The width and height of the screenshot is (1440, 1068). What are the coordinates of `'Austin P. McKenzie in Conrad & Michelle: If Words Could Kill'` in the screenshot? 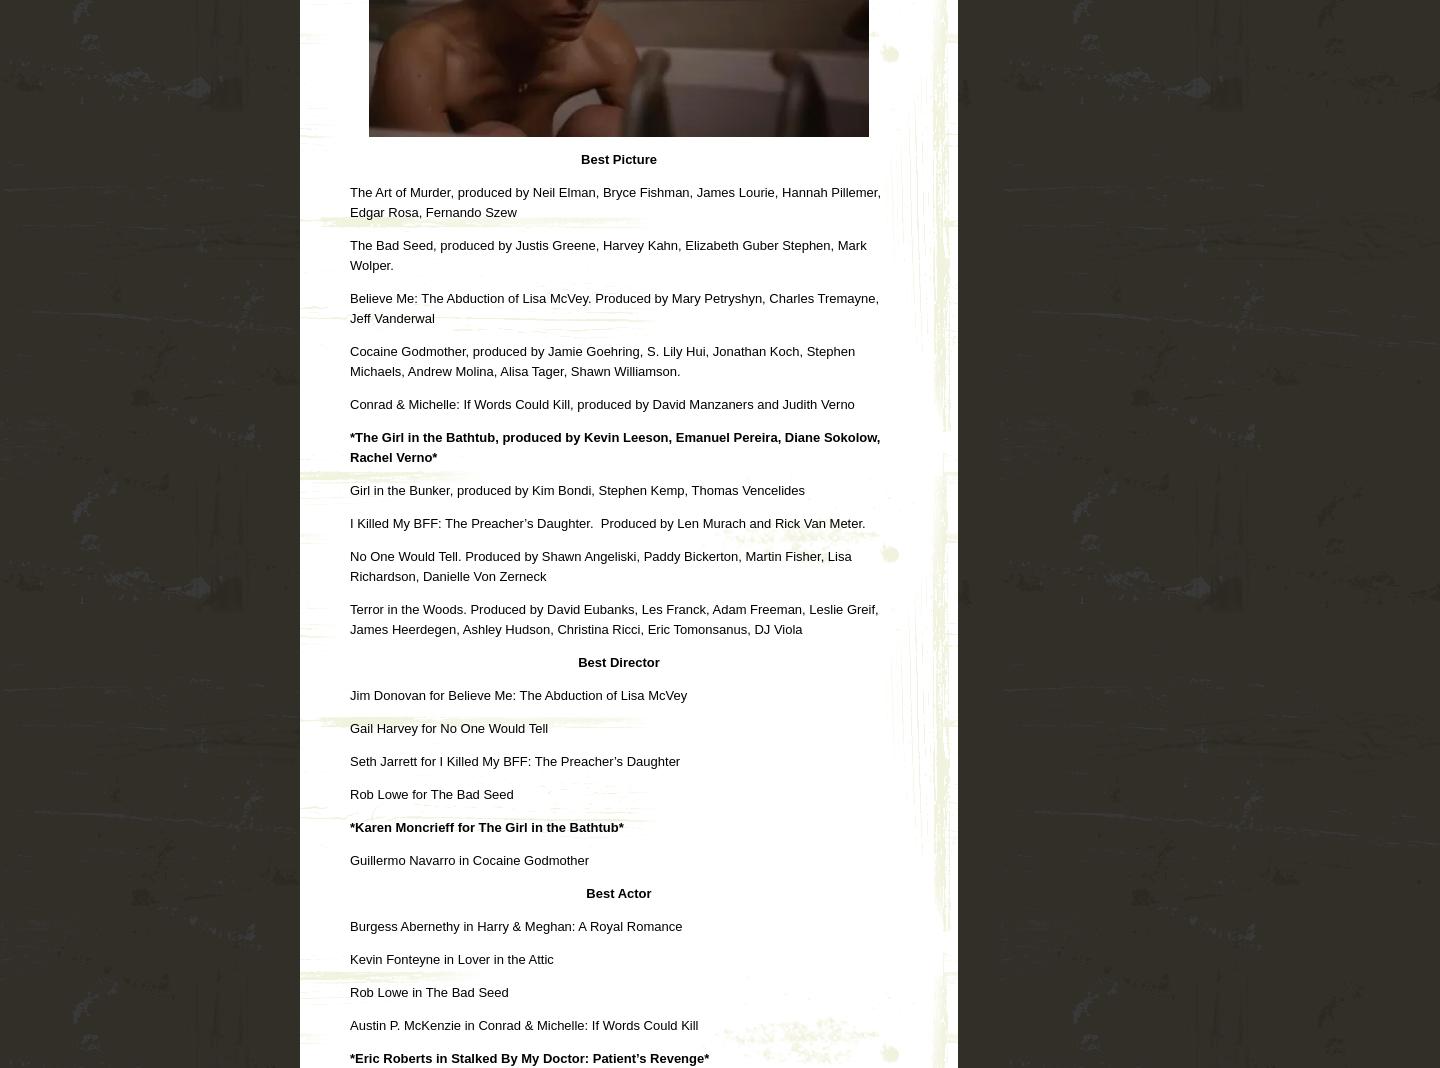 It's located at (523, 1024).